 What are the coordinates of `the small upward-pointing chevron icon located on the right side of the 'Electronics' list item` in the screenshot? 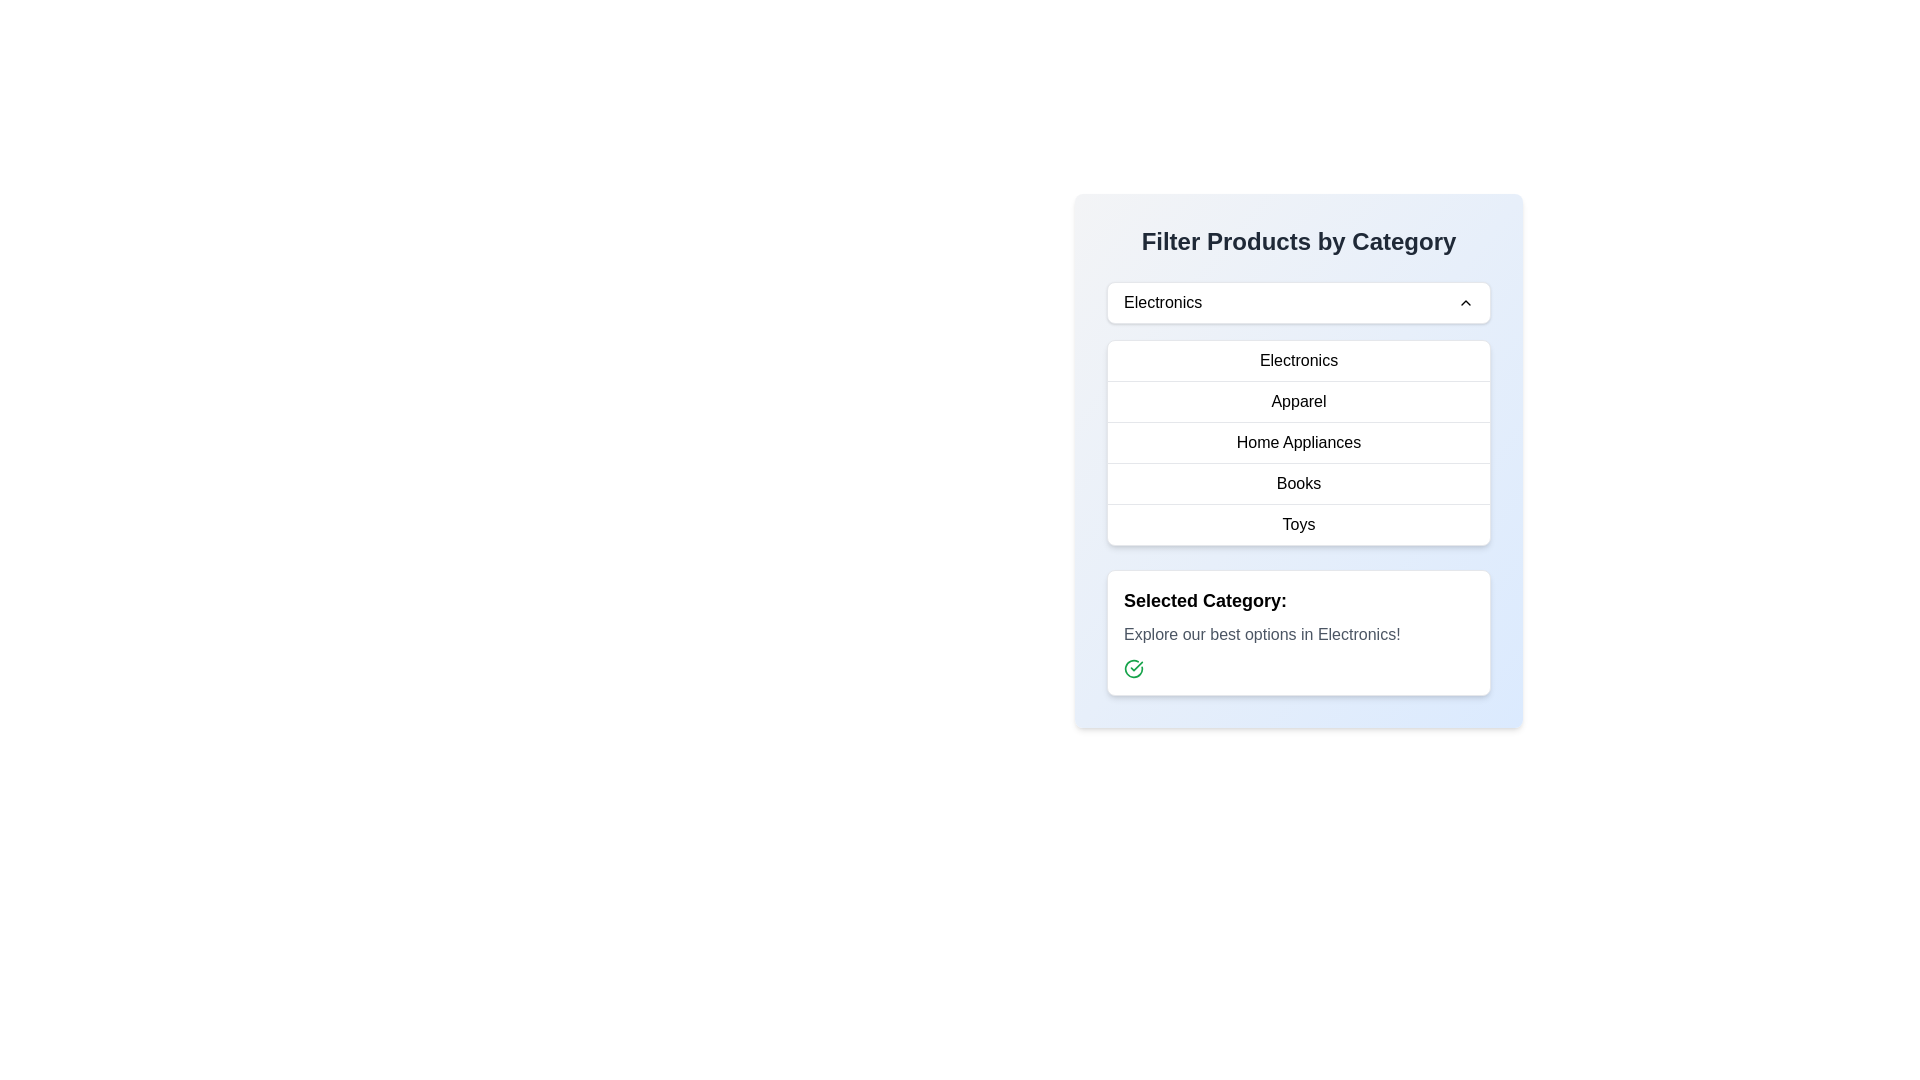 It's located at (1465, 303).